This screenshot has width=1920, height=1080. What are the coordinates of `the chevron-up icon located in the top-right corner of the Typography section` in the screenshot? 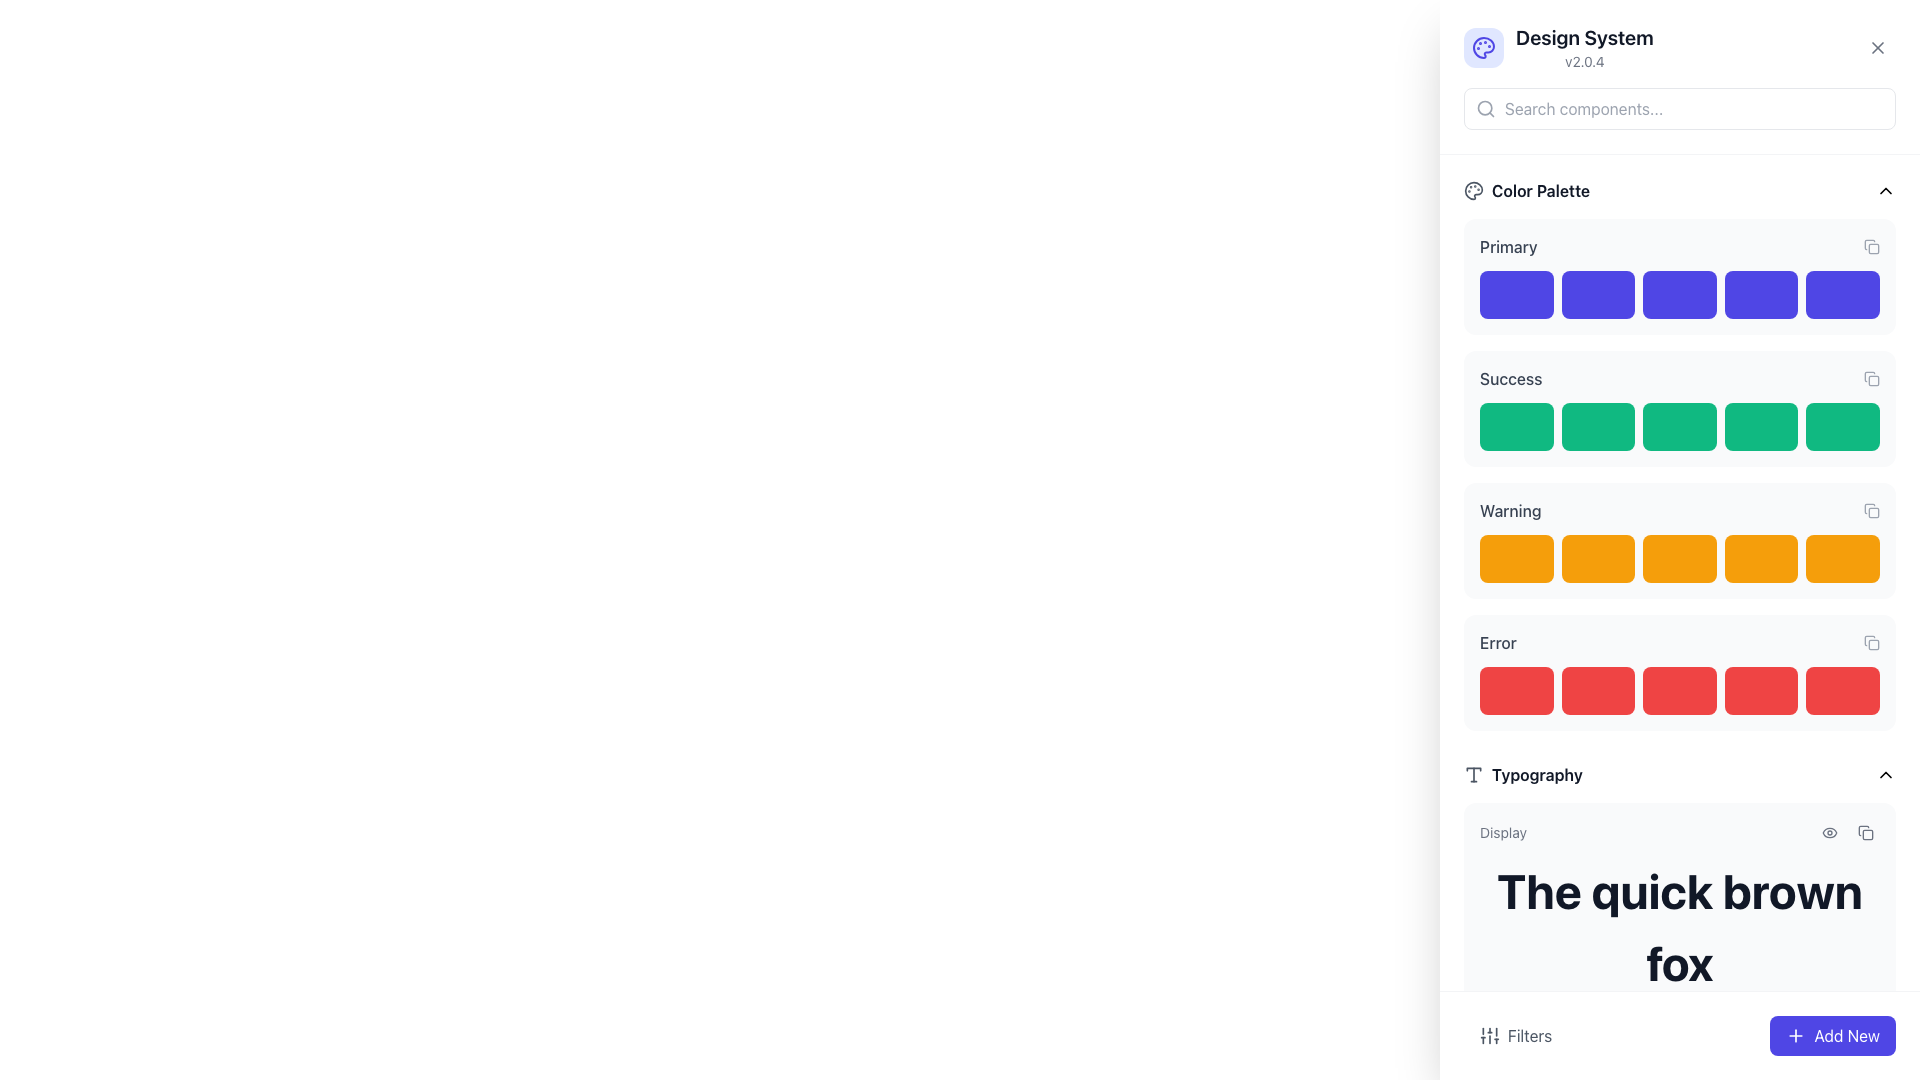 It's located at (1885, 774).